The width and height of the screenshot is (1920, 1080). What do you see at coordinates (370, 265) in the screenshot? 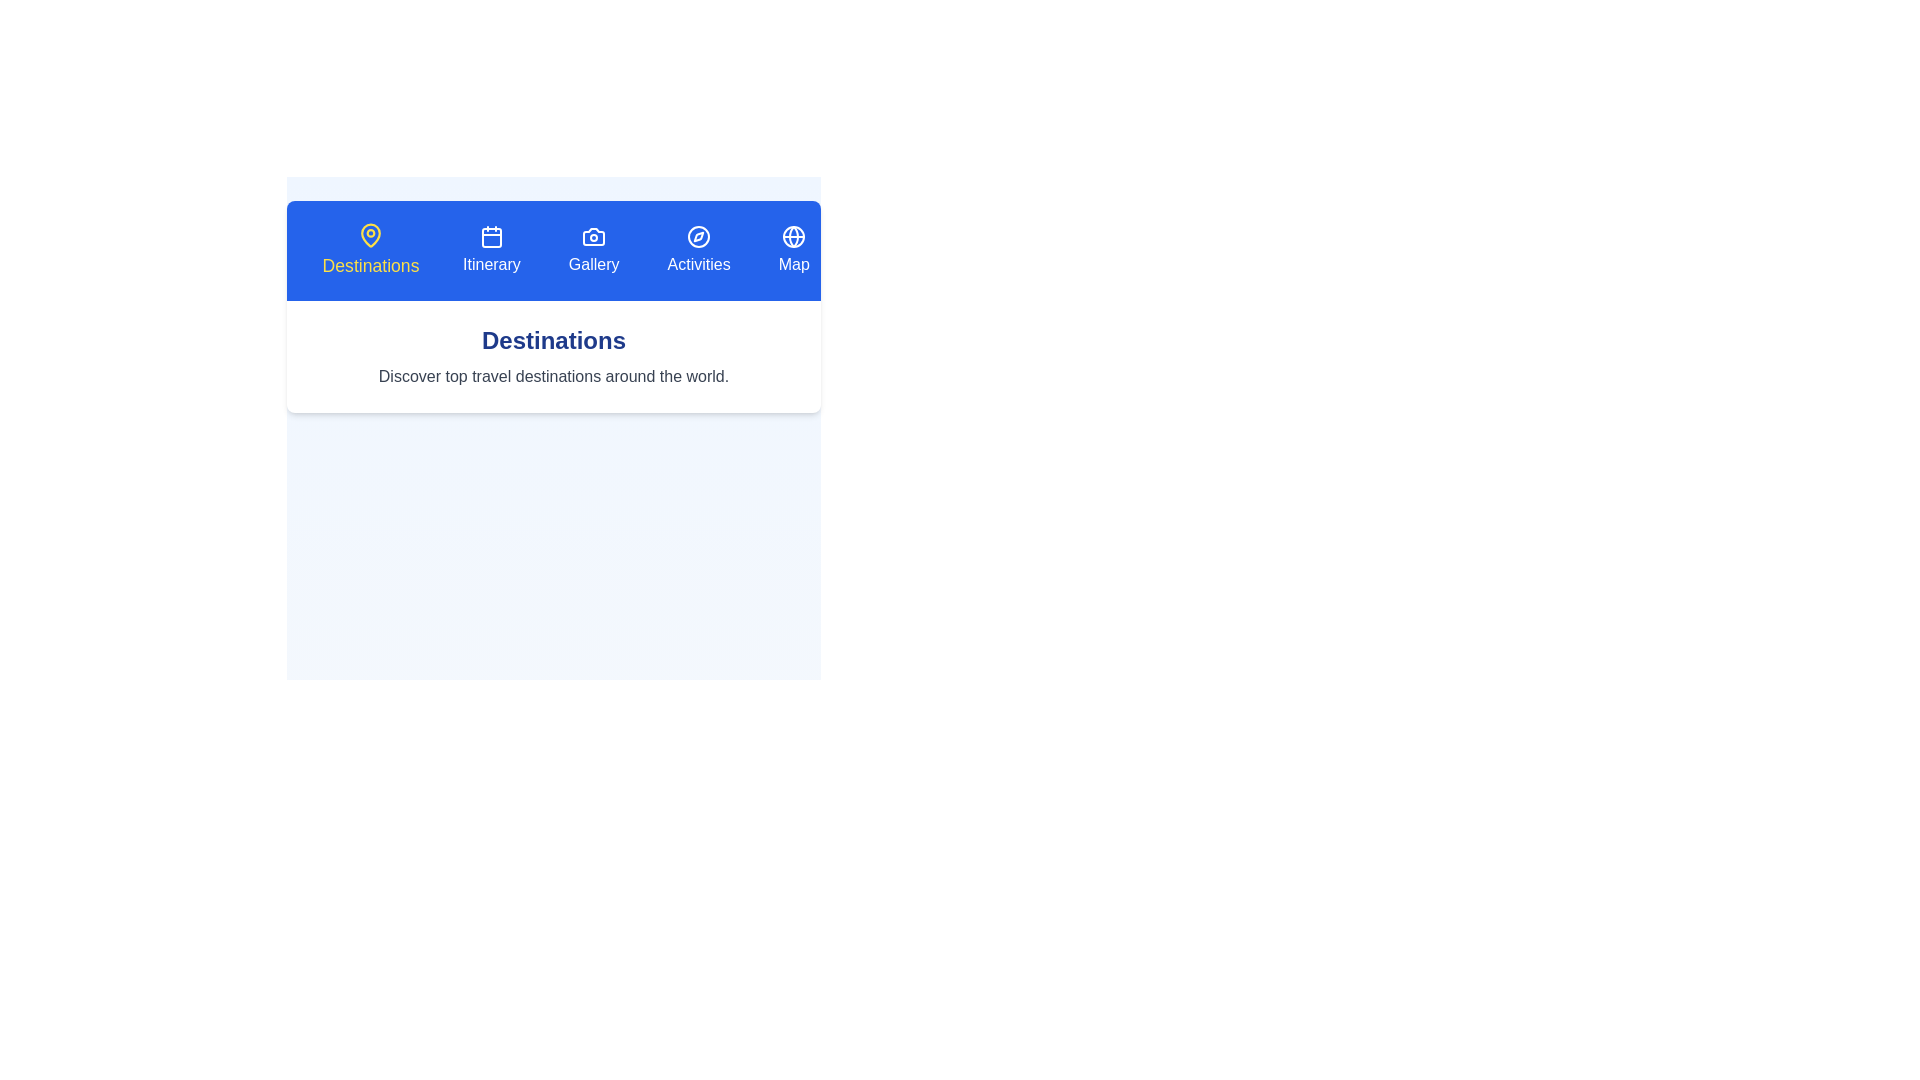
I see `text of the 'Destinations' label, which is styled in yellow on a blue background and located in the leftmost segment of the horizontal navigation bar` at bounding box center [370, 265].